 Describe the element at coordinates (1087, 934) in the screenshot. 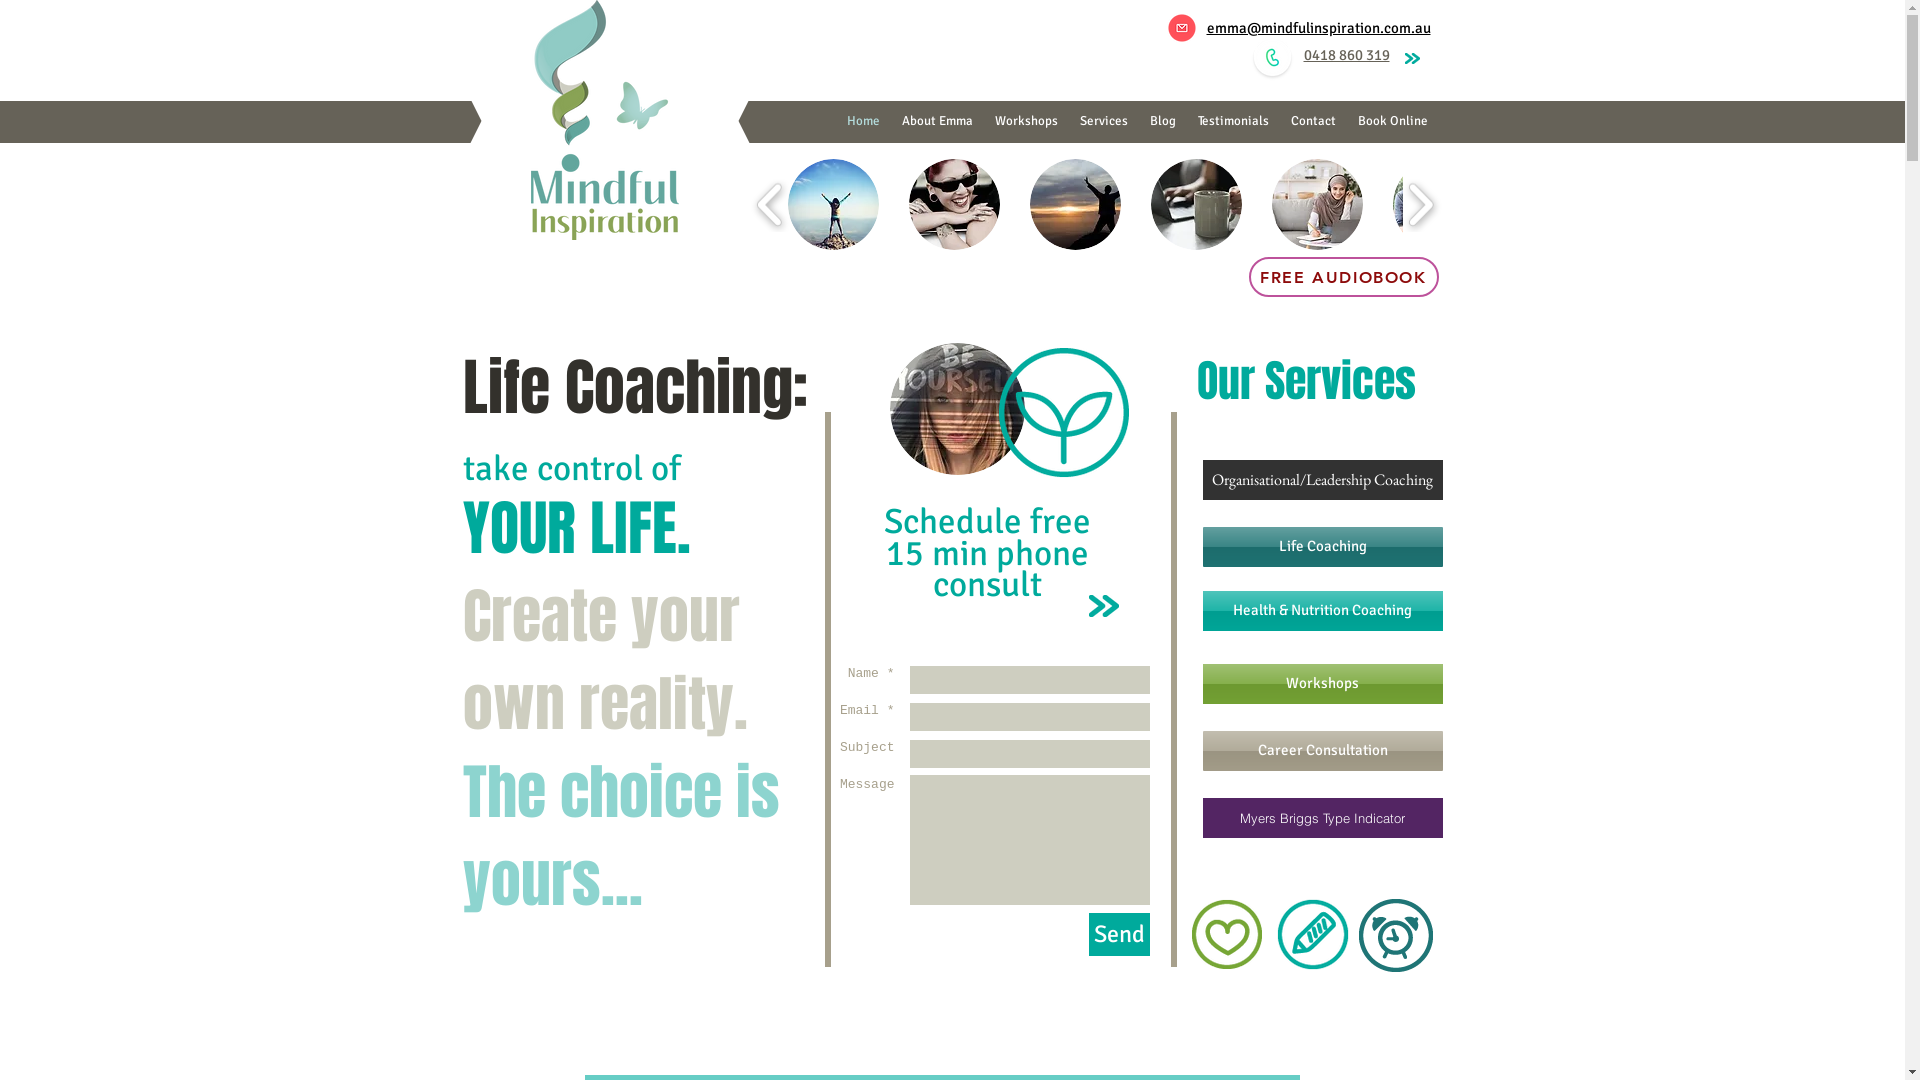

I see `'Send'` at that location.